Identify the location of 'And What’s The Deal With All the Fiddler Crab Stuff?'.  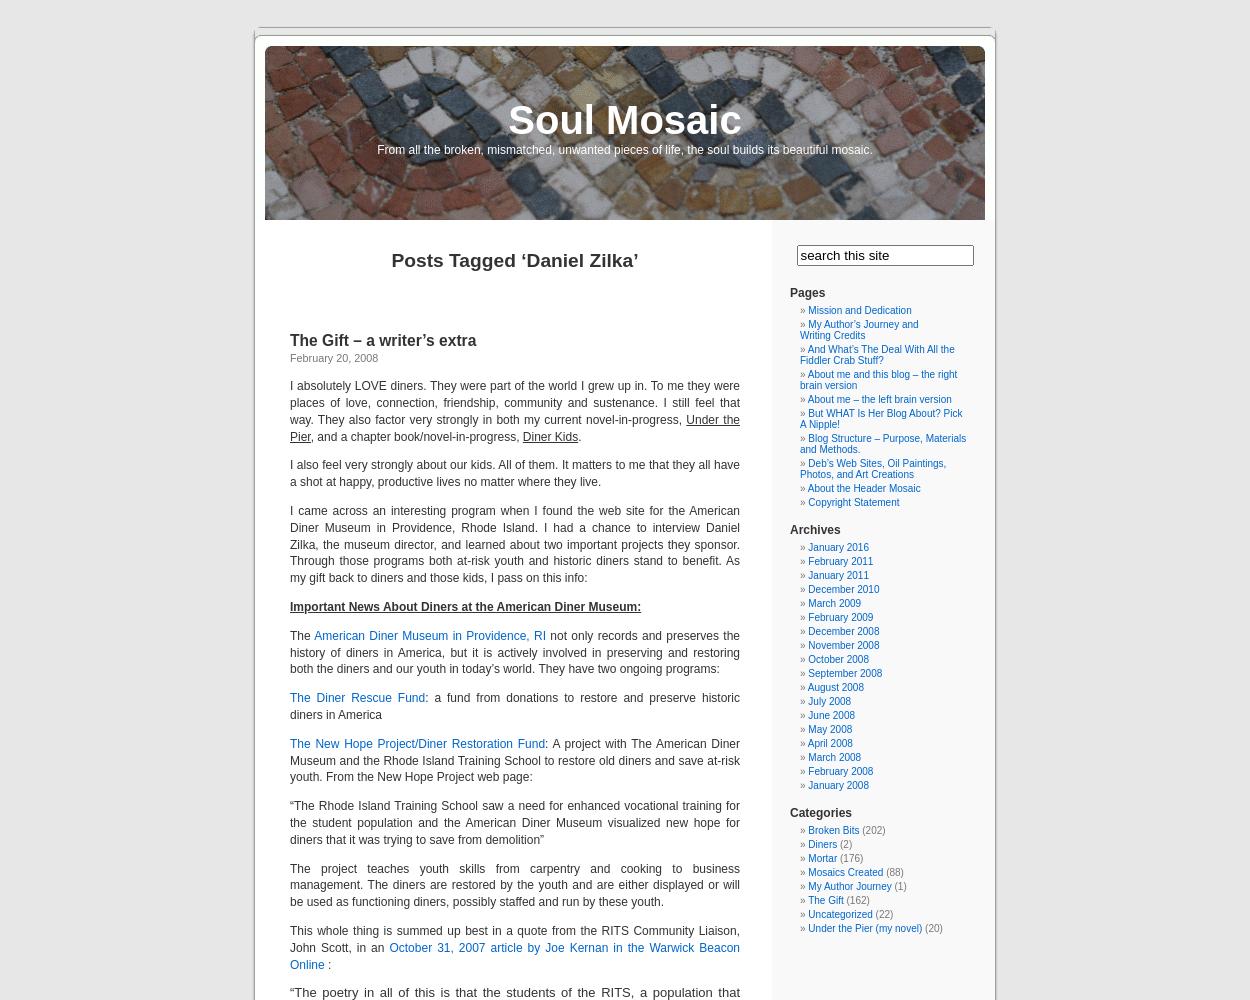
(800, 354).